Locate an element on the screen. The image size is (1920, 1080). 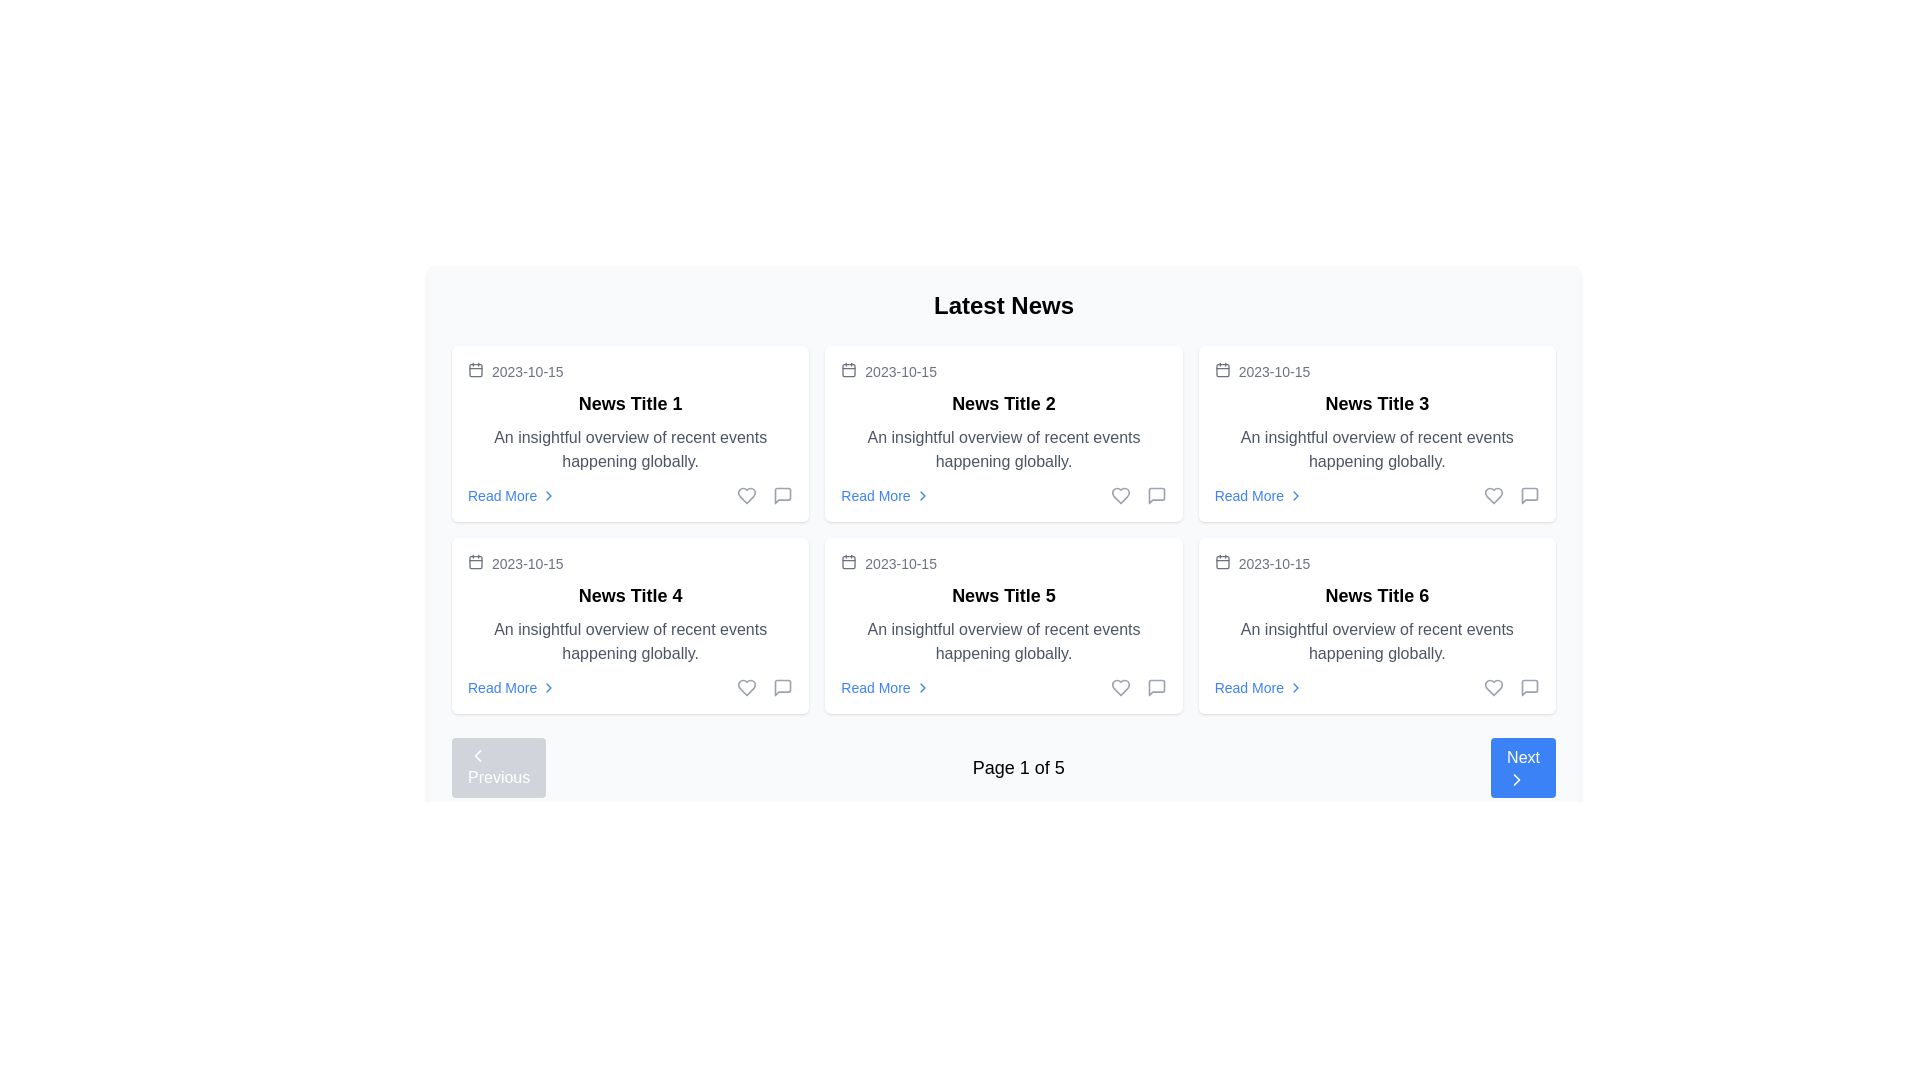
the bold text element titled 'News Title 1' located in the top-left card of the grid layout is located at coordinates (629, 404).